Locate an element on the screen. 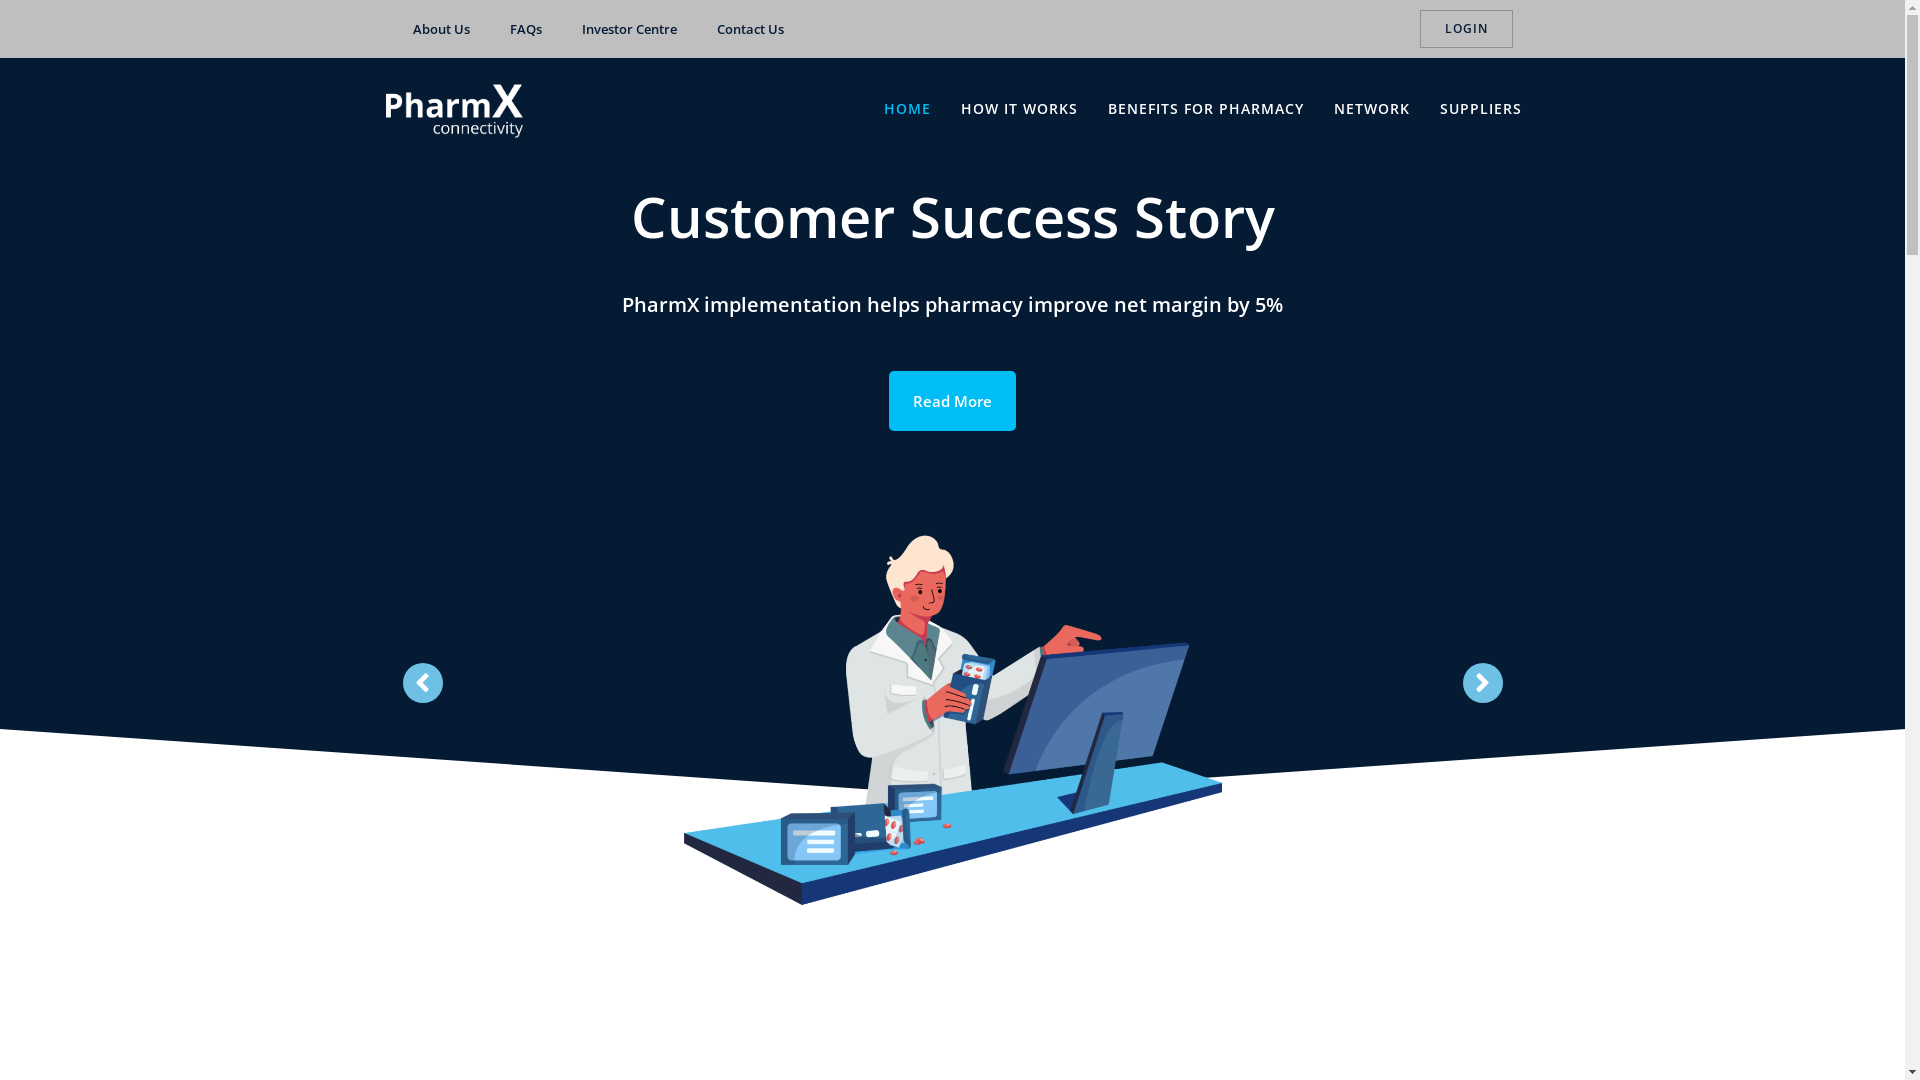 Image resolution: width=1920 pixels, height=1080 pixels. 'NETWORK' is located at coordinates (1334, 107).